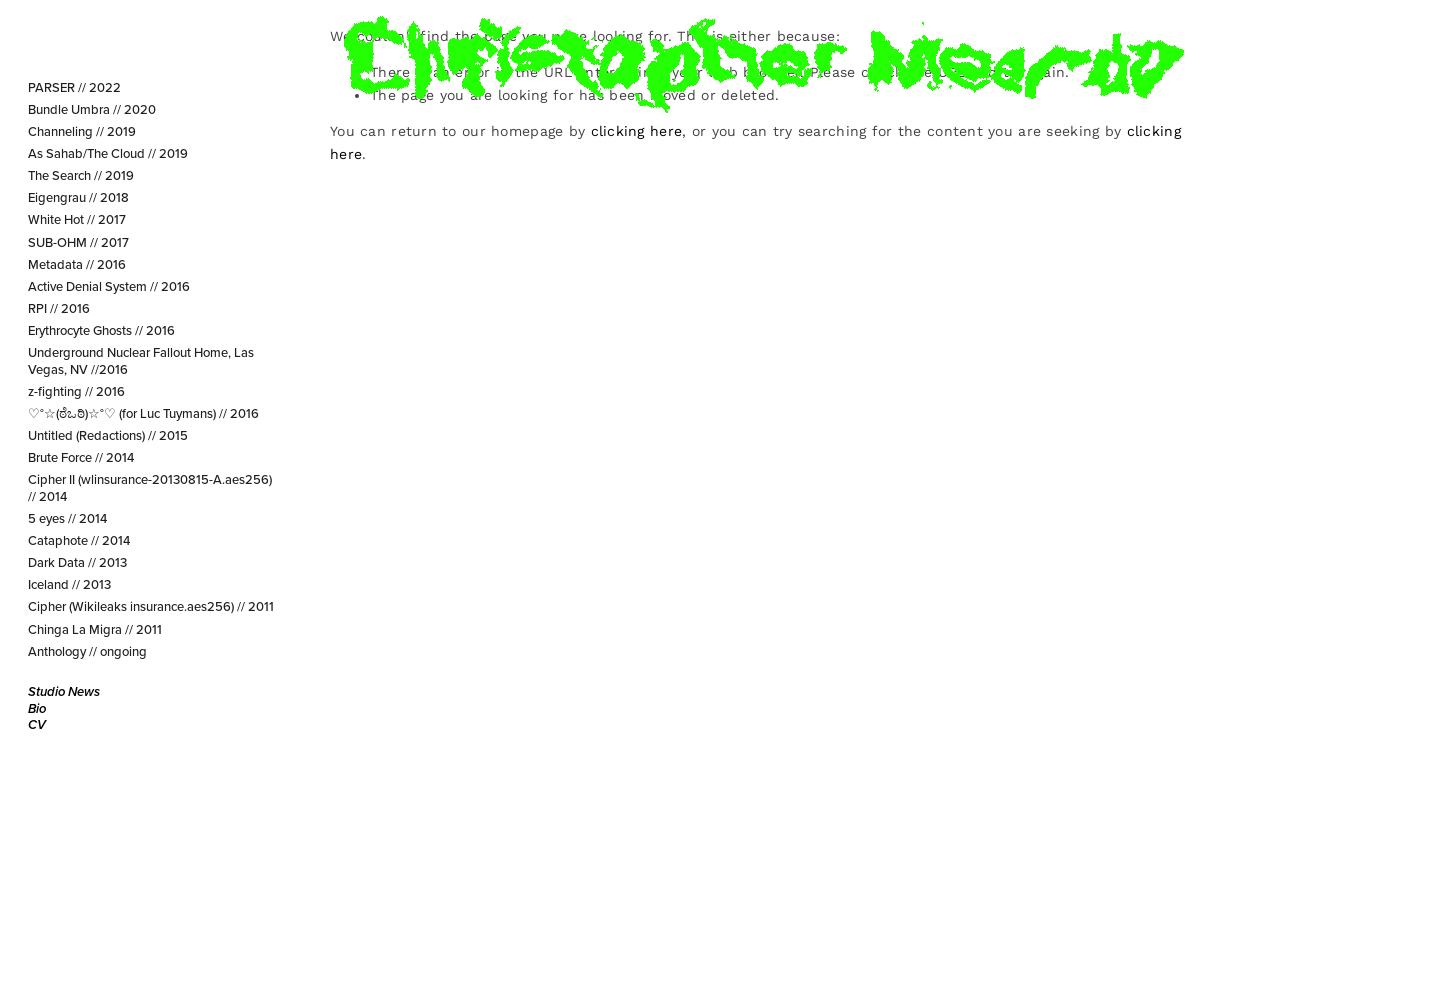  What do you see at coordinates (86, 650) in the screenshot?
I see `'Anthology // ongoing'` at bounding box center [86, 650].